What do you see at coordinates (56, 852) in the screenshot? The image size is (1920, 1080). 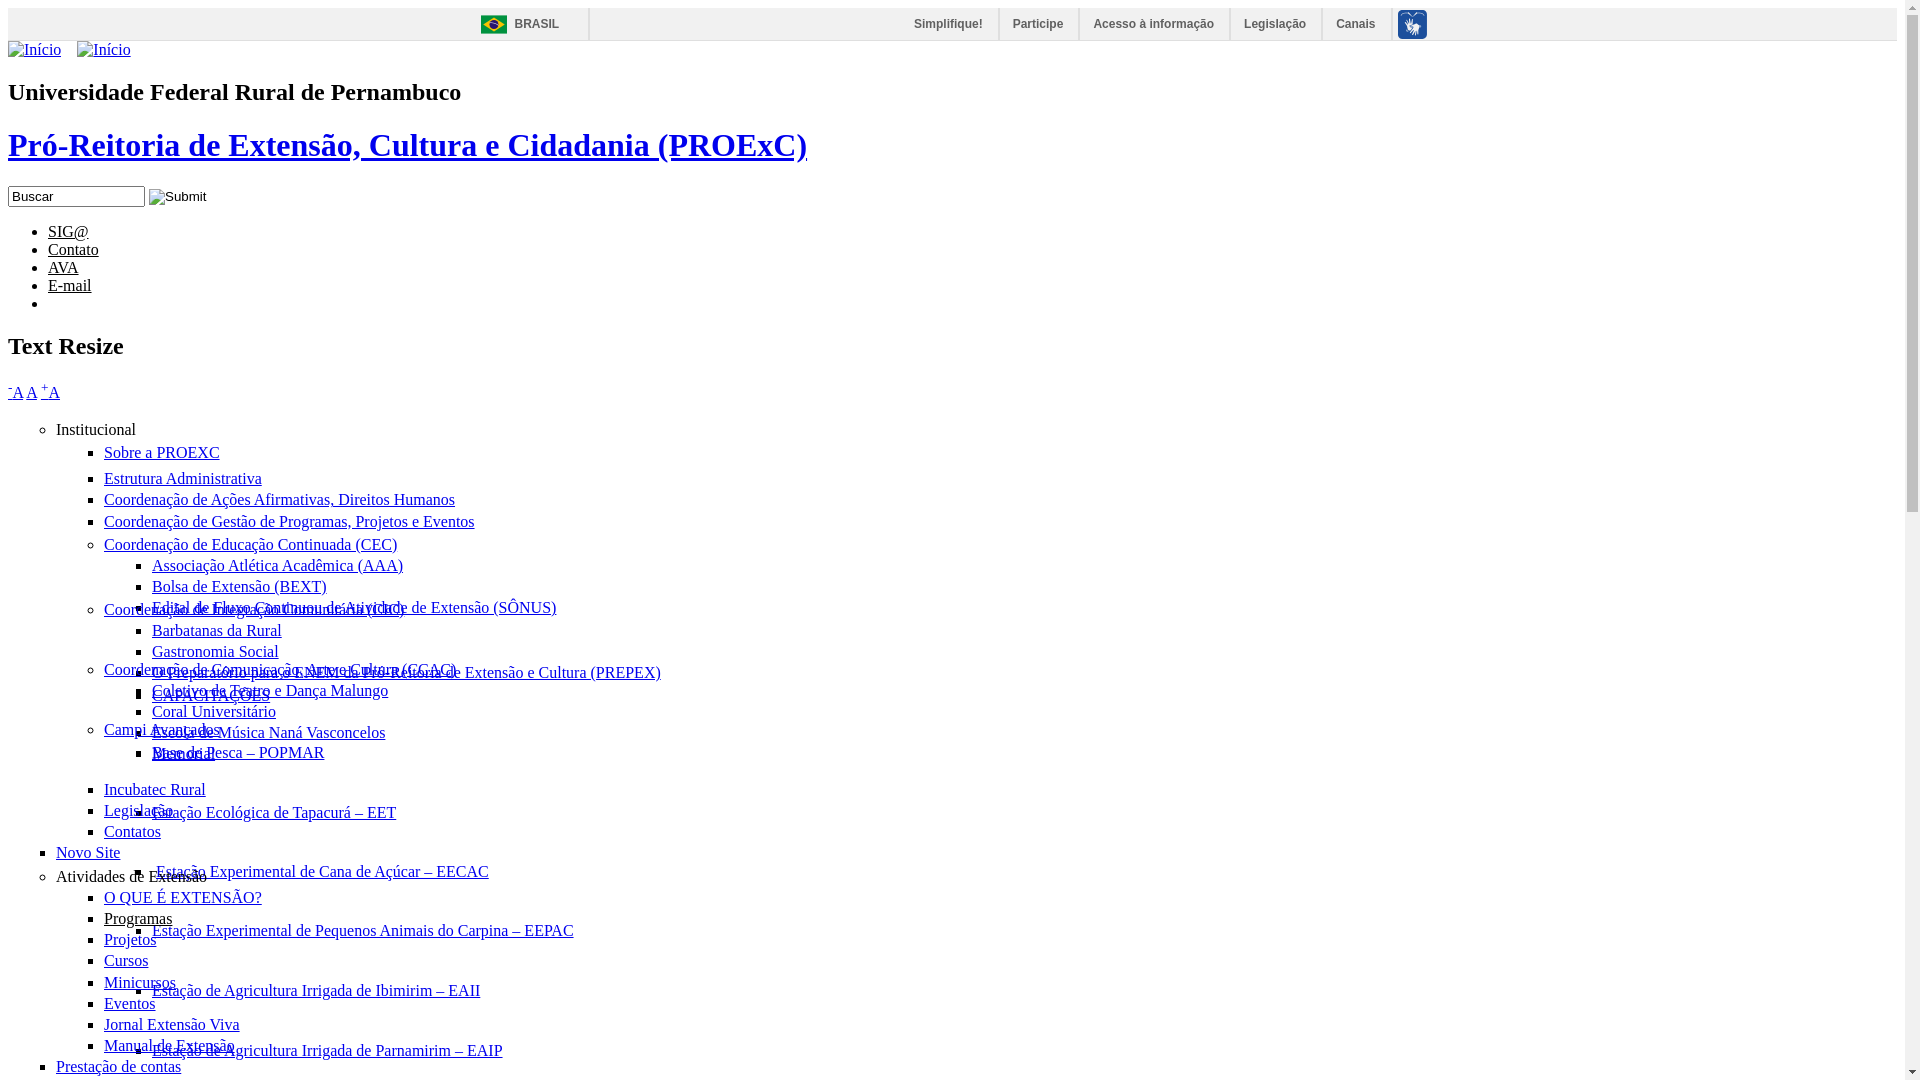 I see `'Novo Site'` at bounding box center [56, 852].